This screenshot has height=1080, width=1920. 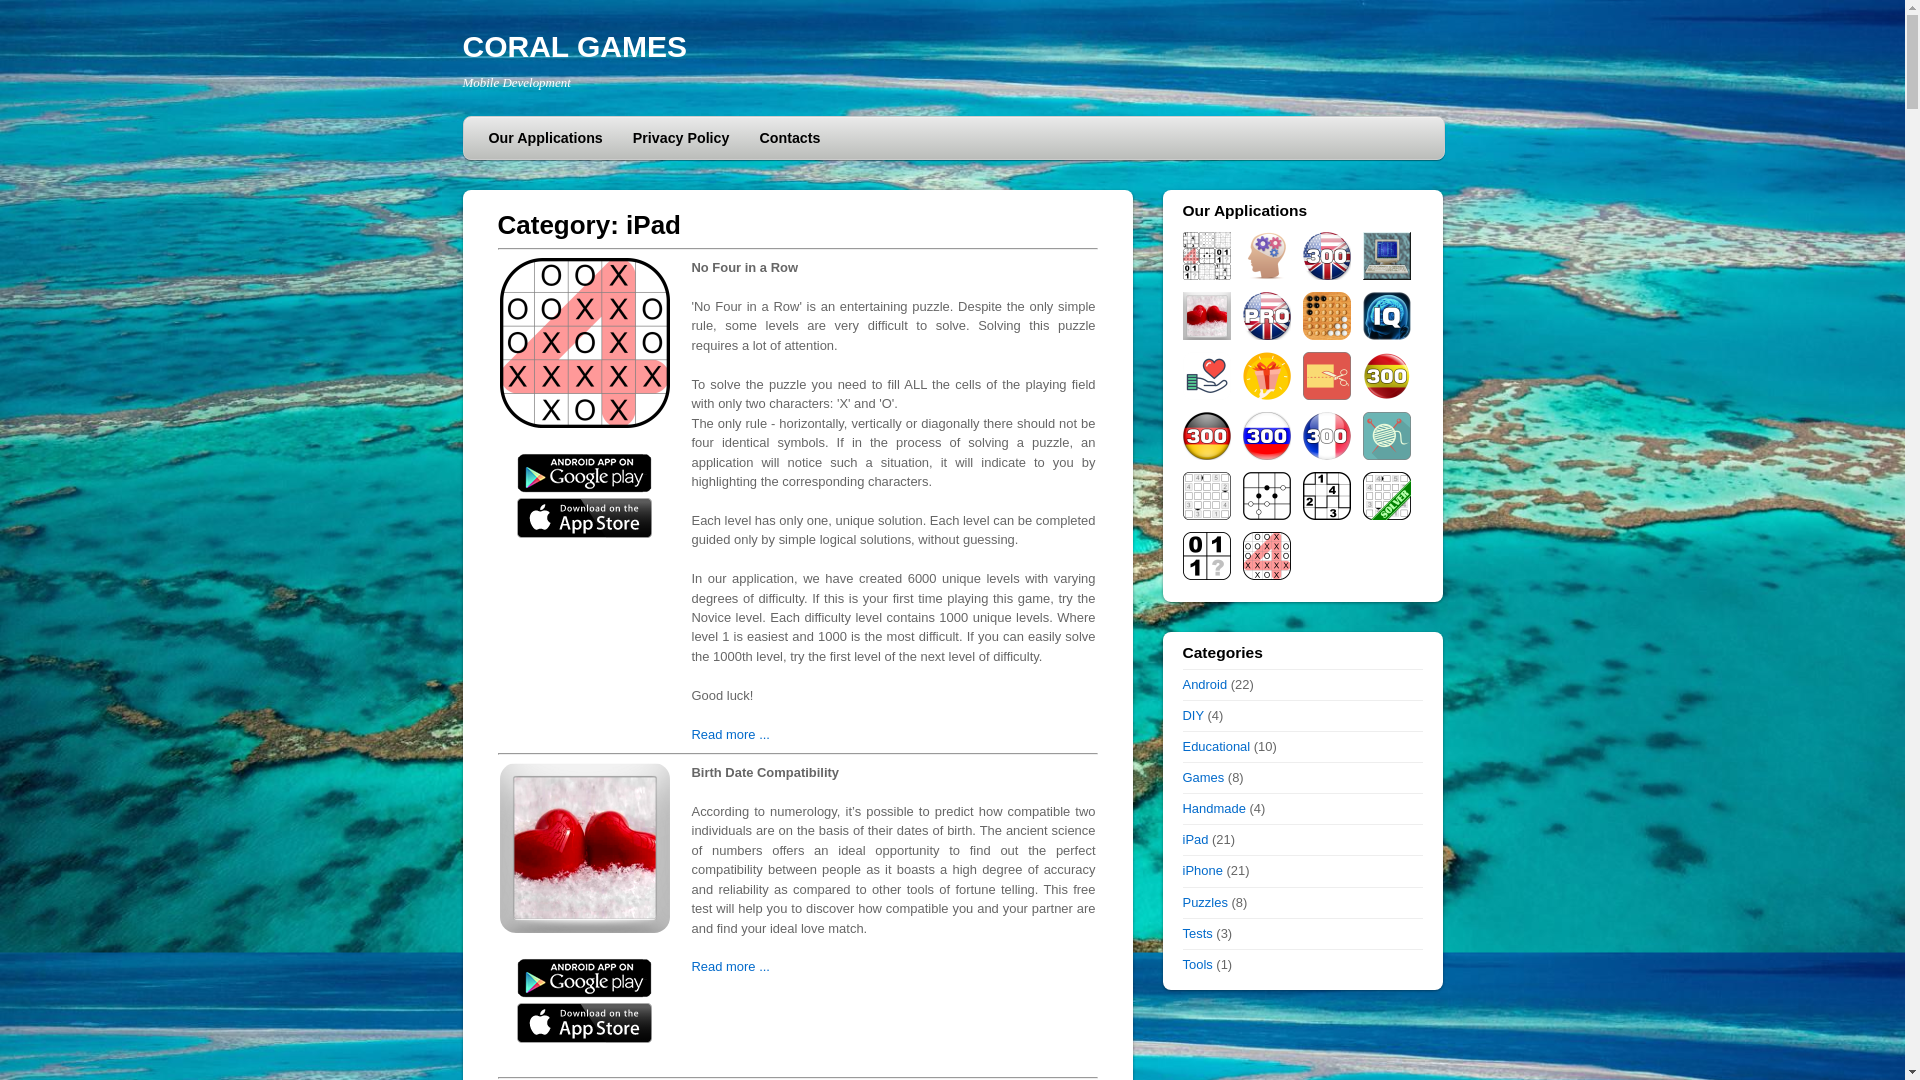 What do you see at coordinates (1202, 776) in the screenshot?
I see `'Games'` at bounding box center [1202, 776].